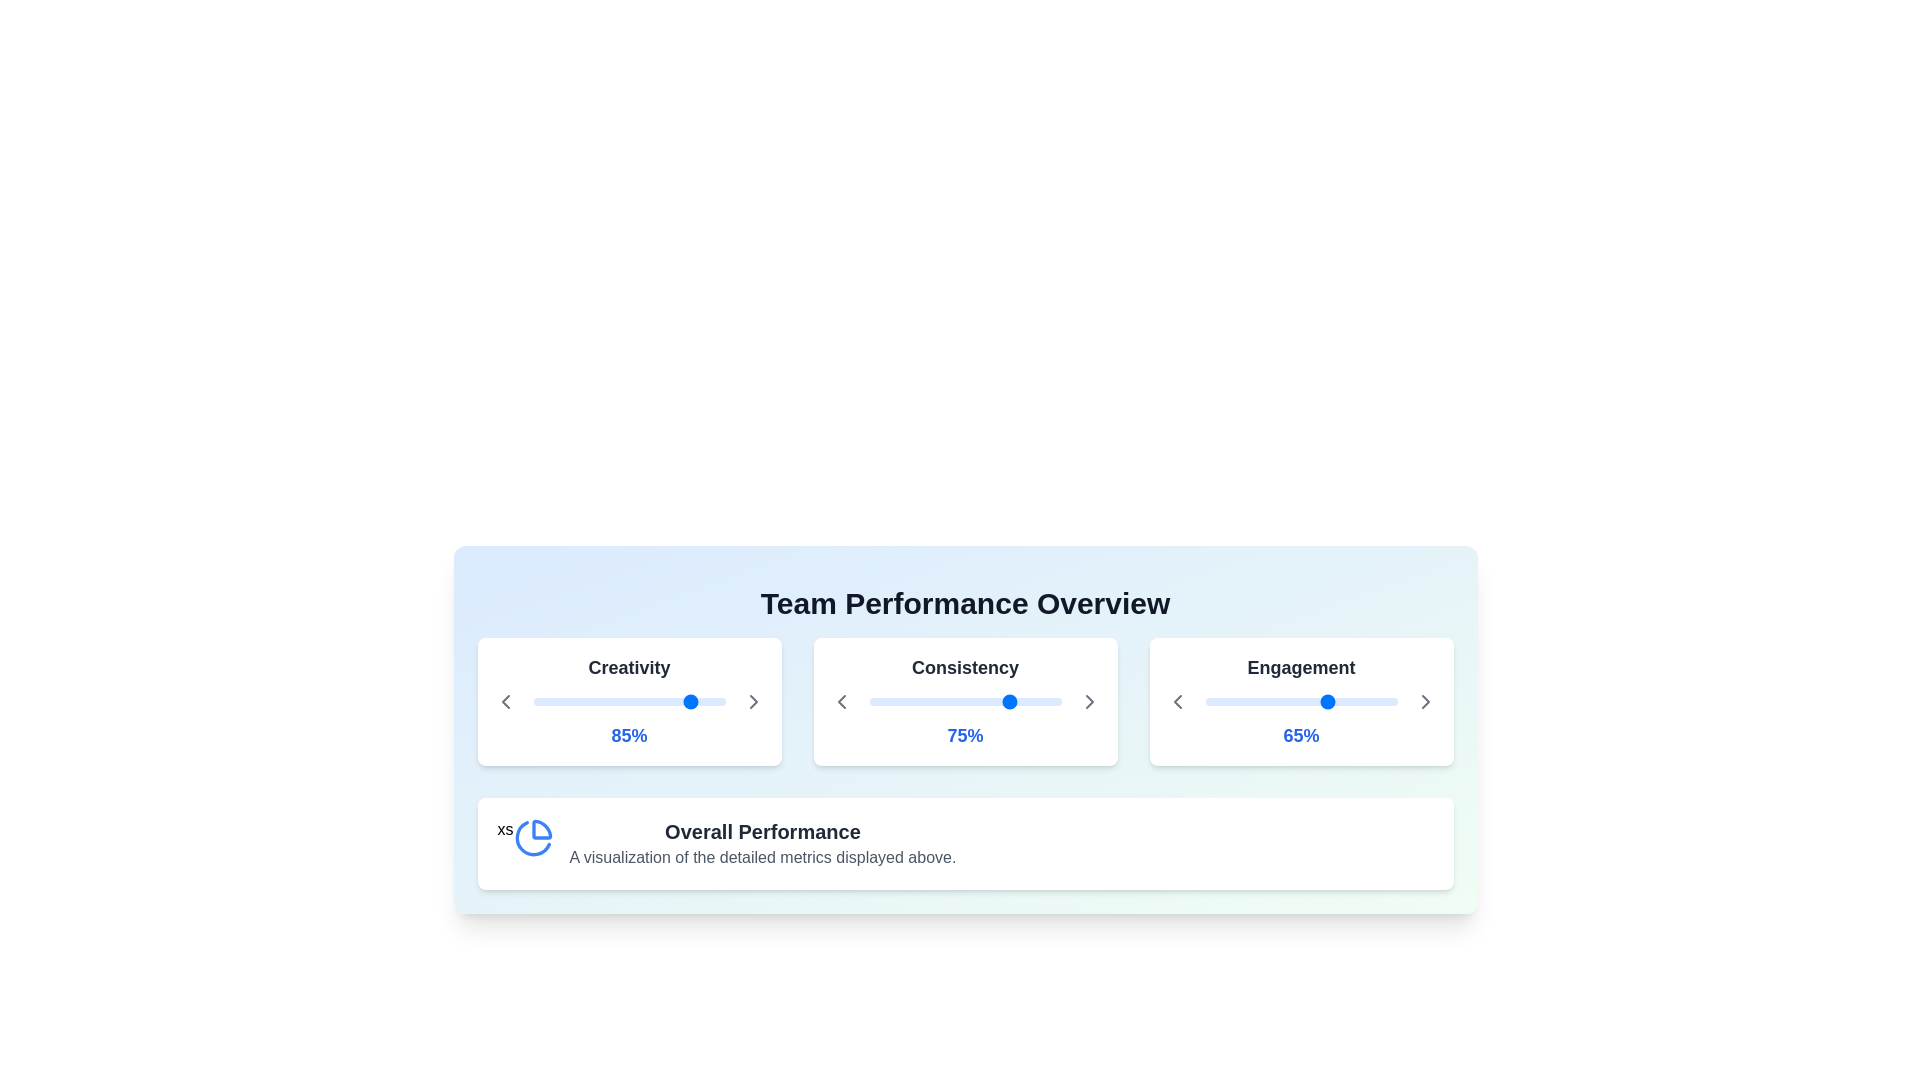 Image resolution: width=1920 pixels, height=1080 pixels. Describe the element at coordinates (965, 671) in the screenshot. I see `the bold text label displaying 'Consistency' located at the top of the card within the interface` at that location.